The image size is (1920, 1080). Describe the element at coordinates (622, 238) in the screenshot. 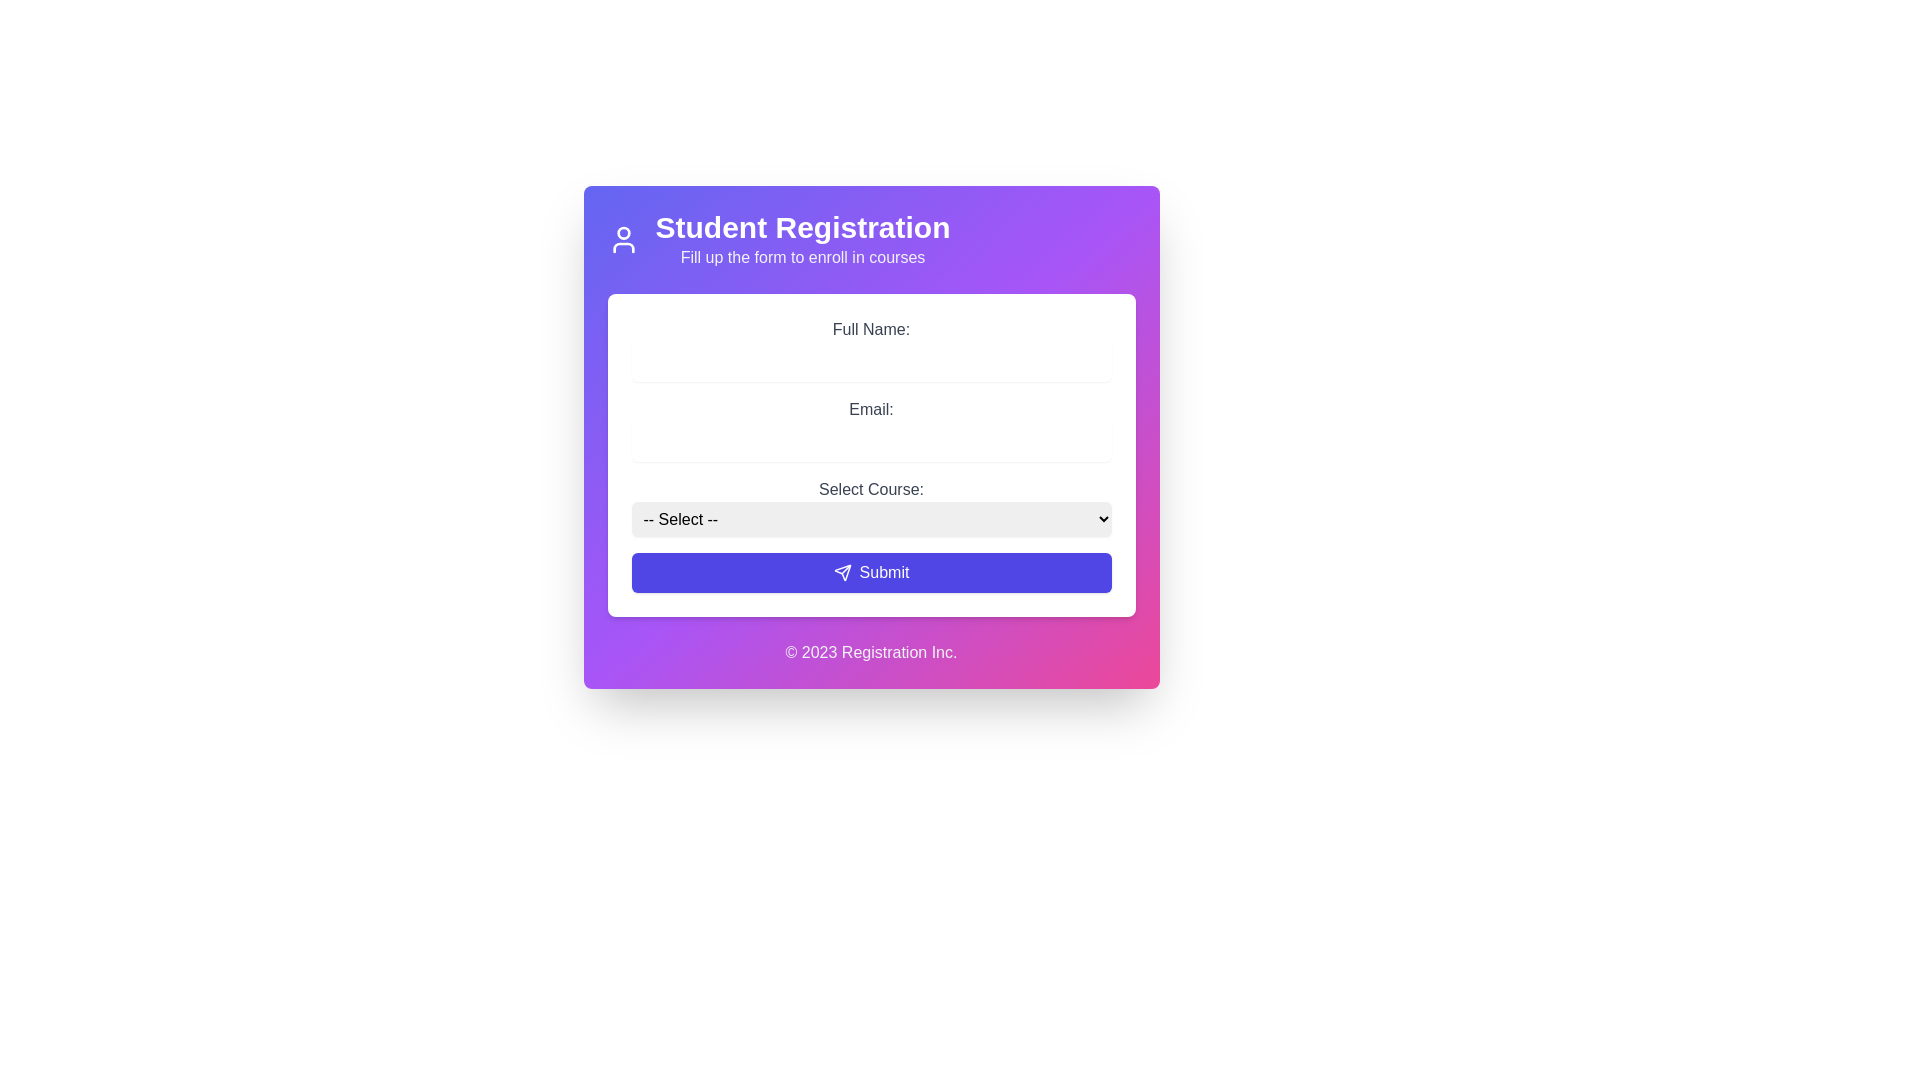

I see `the user-related icon located at the top-left corner of the registration panel, adjacent to the title 'Student Registration'` at that location.